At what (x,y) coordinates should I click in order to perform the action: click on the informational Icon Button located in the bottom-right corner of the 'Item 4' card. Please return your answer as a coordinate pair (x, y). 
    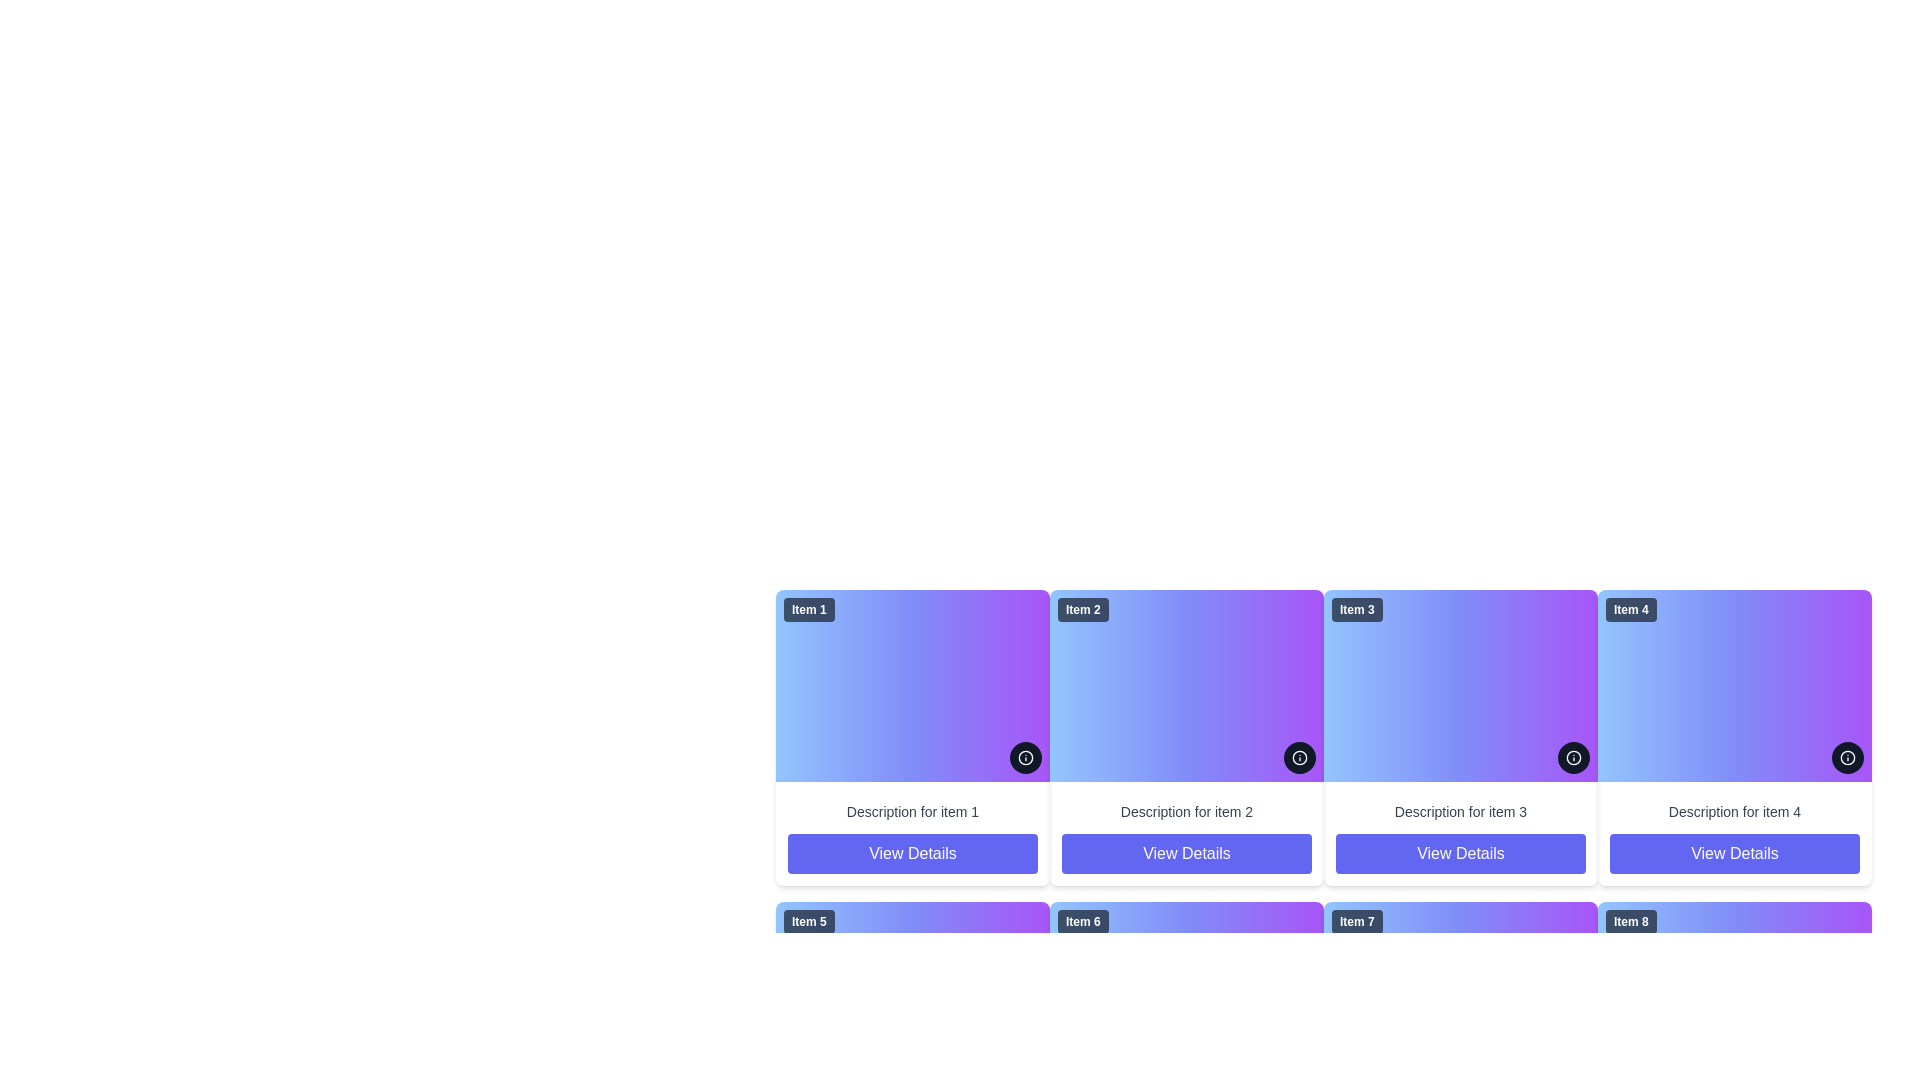
    Looking at the image, I should click on (1847, 758).